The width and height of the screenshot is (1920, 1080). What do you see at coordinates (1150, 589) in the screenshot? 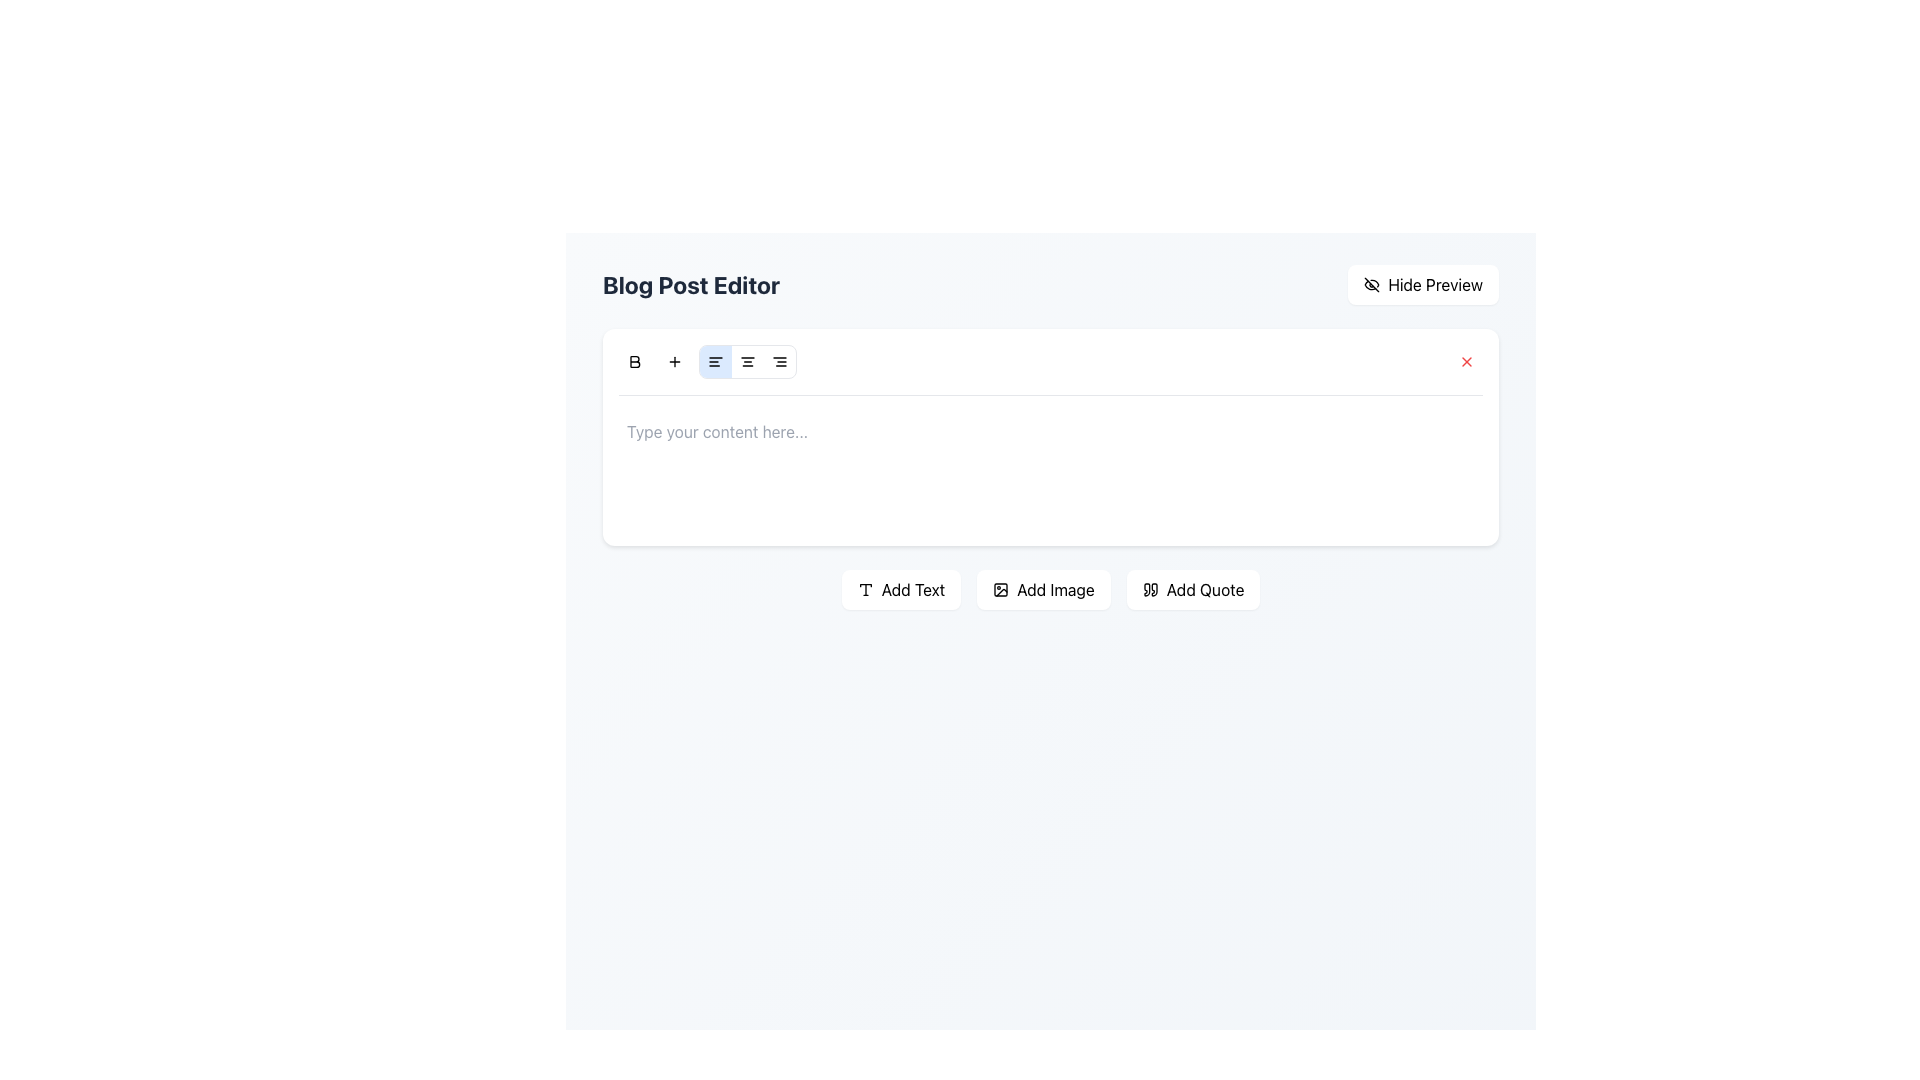
I see `the 'Add Quote' button located in the bottom-right corner of the application, which contains a small icon resembling quotation marks on its left side` at bounding box center [1150, 589].